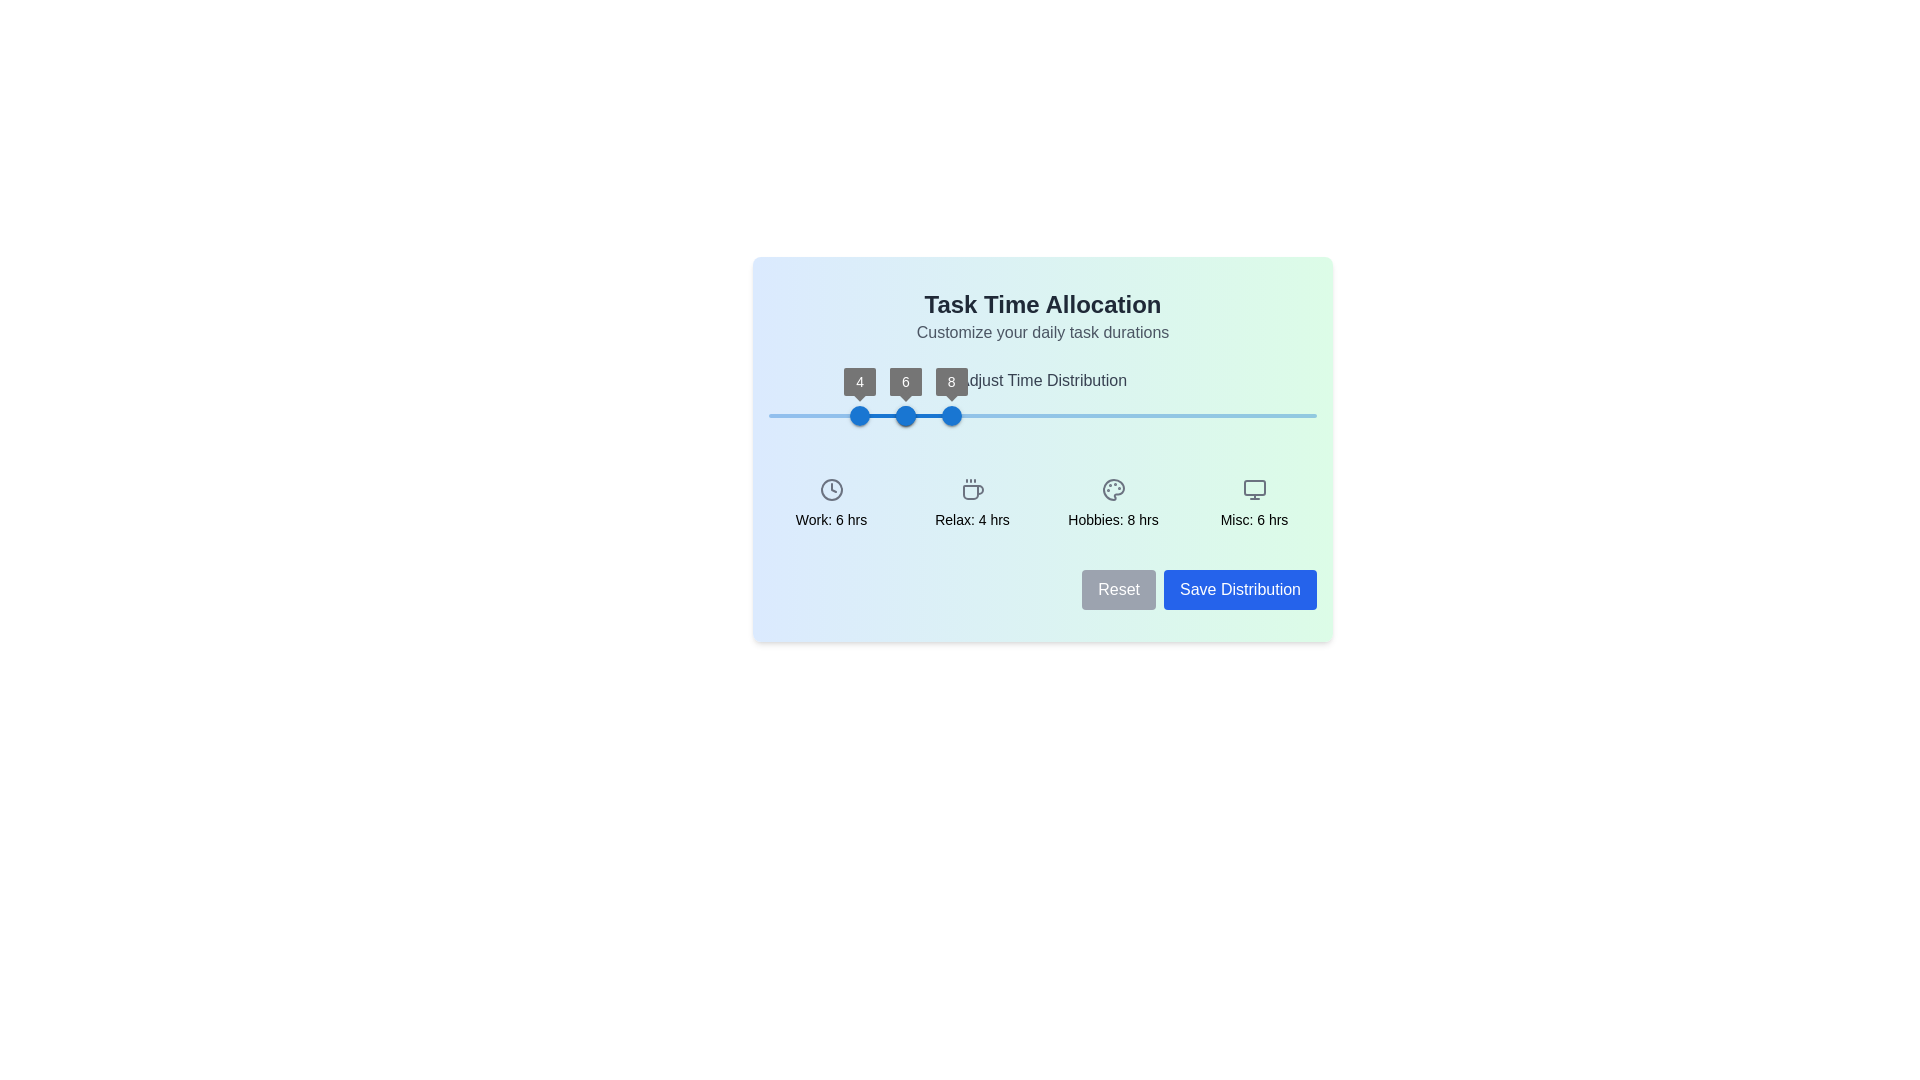 This screenshot has height=1080, width=1920. What do you see at coordinates (972, 503) in the screenshot?
I see `the label displaying 'Relax: 4 hrs' with an icon of a steaming coffee mug, which is the second item in a horizontally aligned grid of task time allocations` at bounding box center [972, 503].